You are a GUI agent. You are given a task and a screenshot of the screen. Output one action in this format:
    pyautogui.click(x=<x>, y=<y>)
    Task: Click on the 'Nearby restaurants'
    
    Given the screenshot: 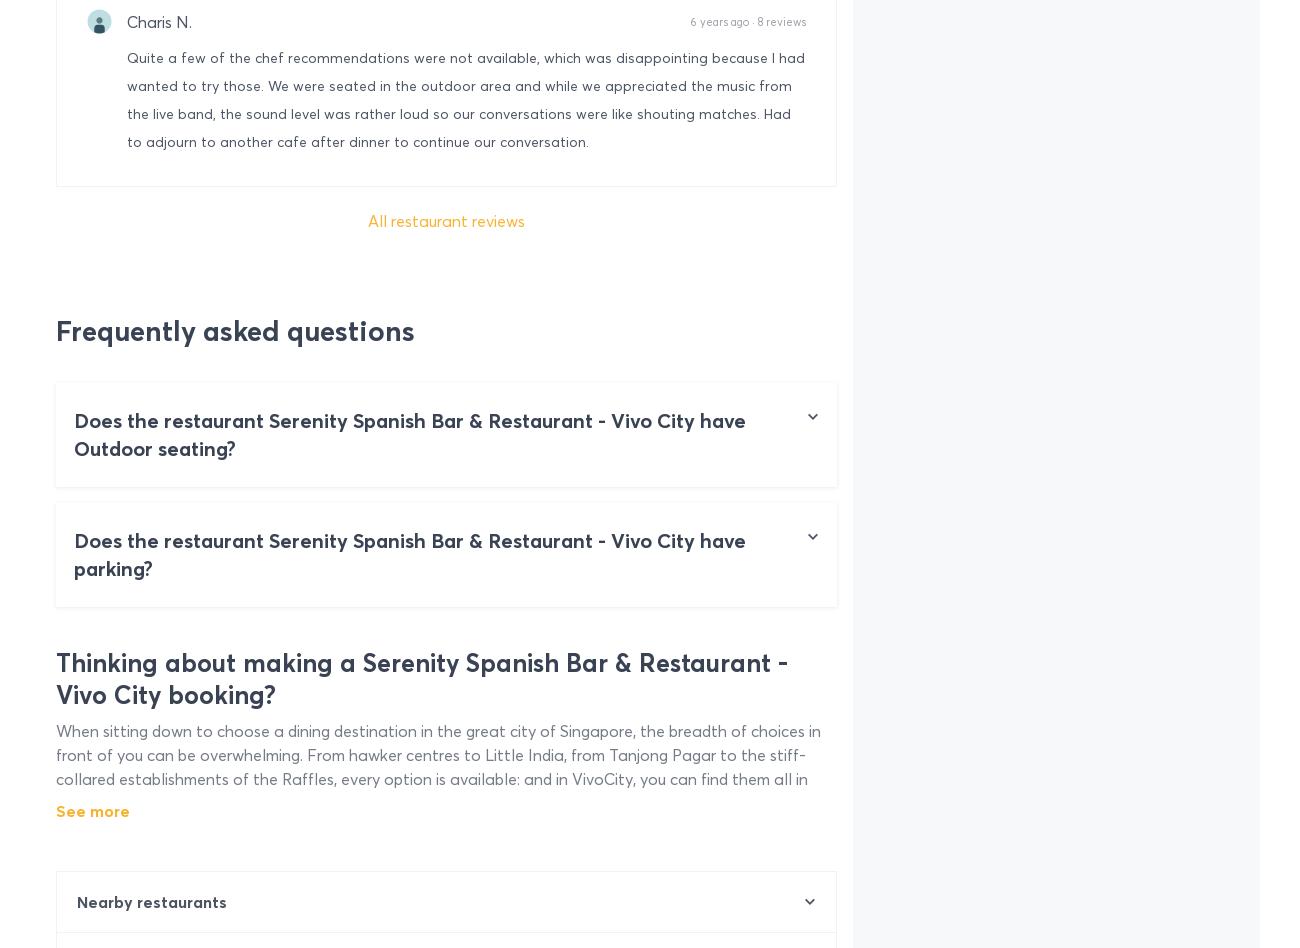 What is the action you would take?
    pyautogui.click(x=150, y=901)
    